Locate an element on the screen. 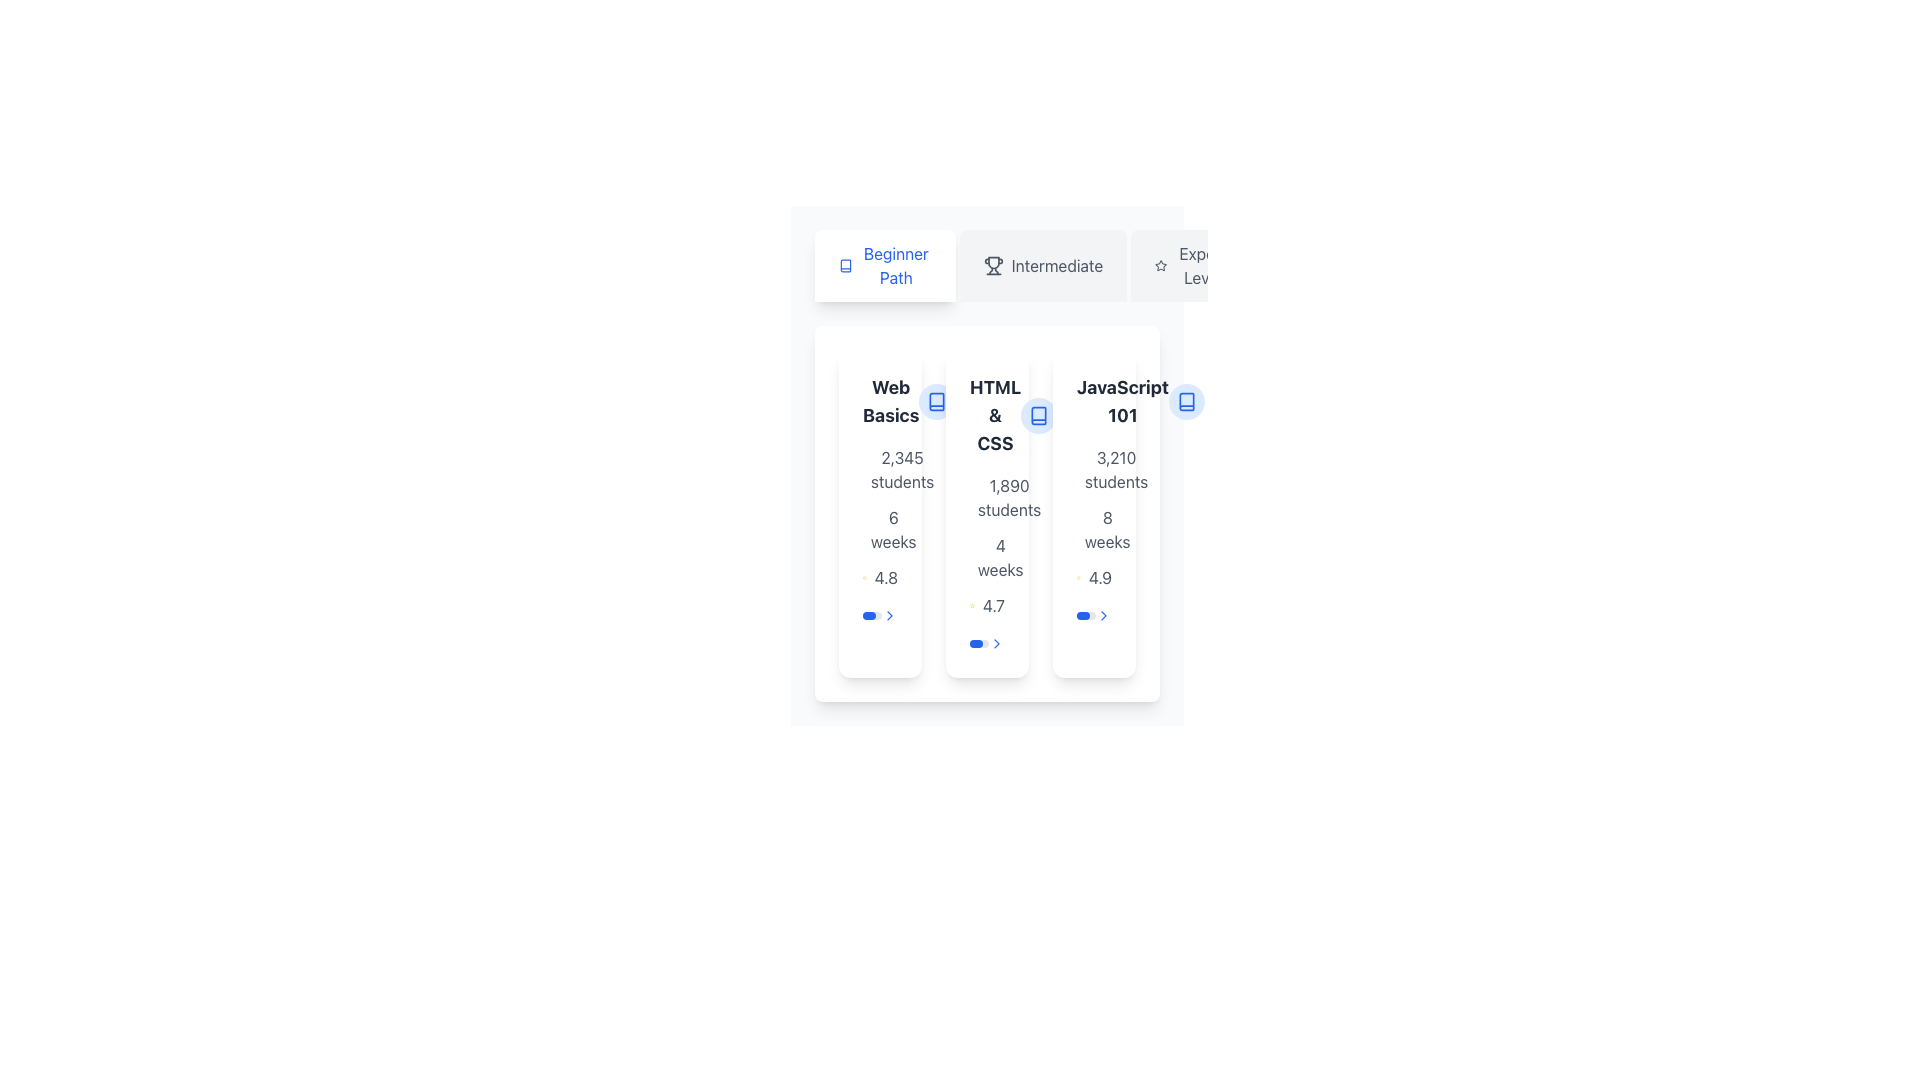 Image resolution: width=1920 pixels, height=1080 pixels. the open book icon, which is styled with a blue color scheme and located within the second card under 'HTML & CSS' is located at coordinates (1039, 415).